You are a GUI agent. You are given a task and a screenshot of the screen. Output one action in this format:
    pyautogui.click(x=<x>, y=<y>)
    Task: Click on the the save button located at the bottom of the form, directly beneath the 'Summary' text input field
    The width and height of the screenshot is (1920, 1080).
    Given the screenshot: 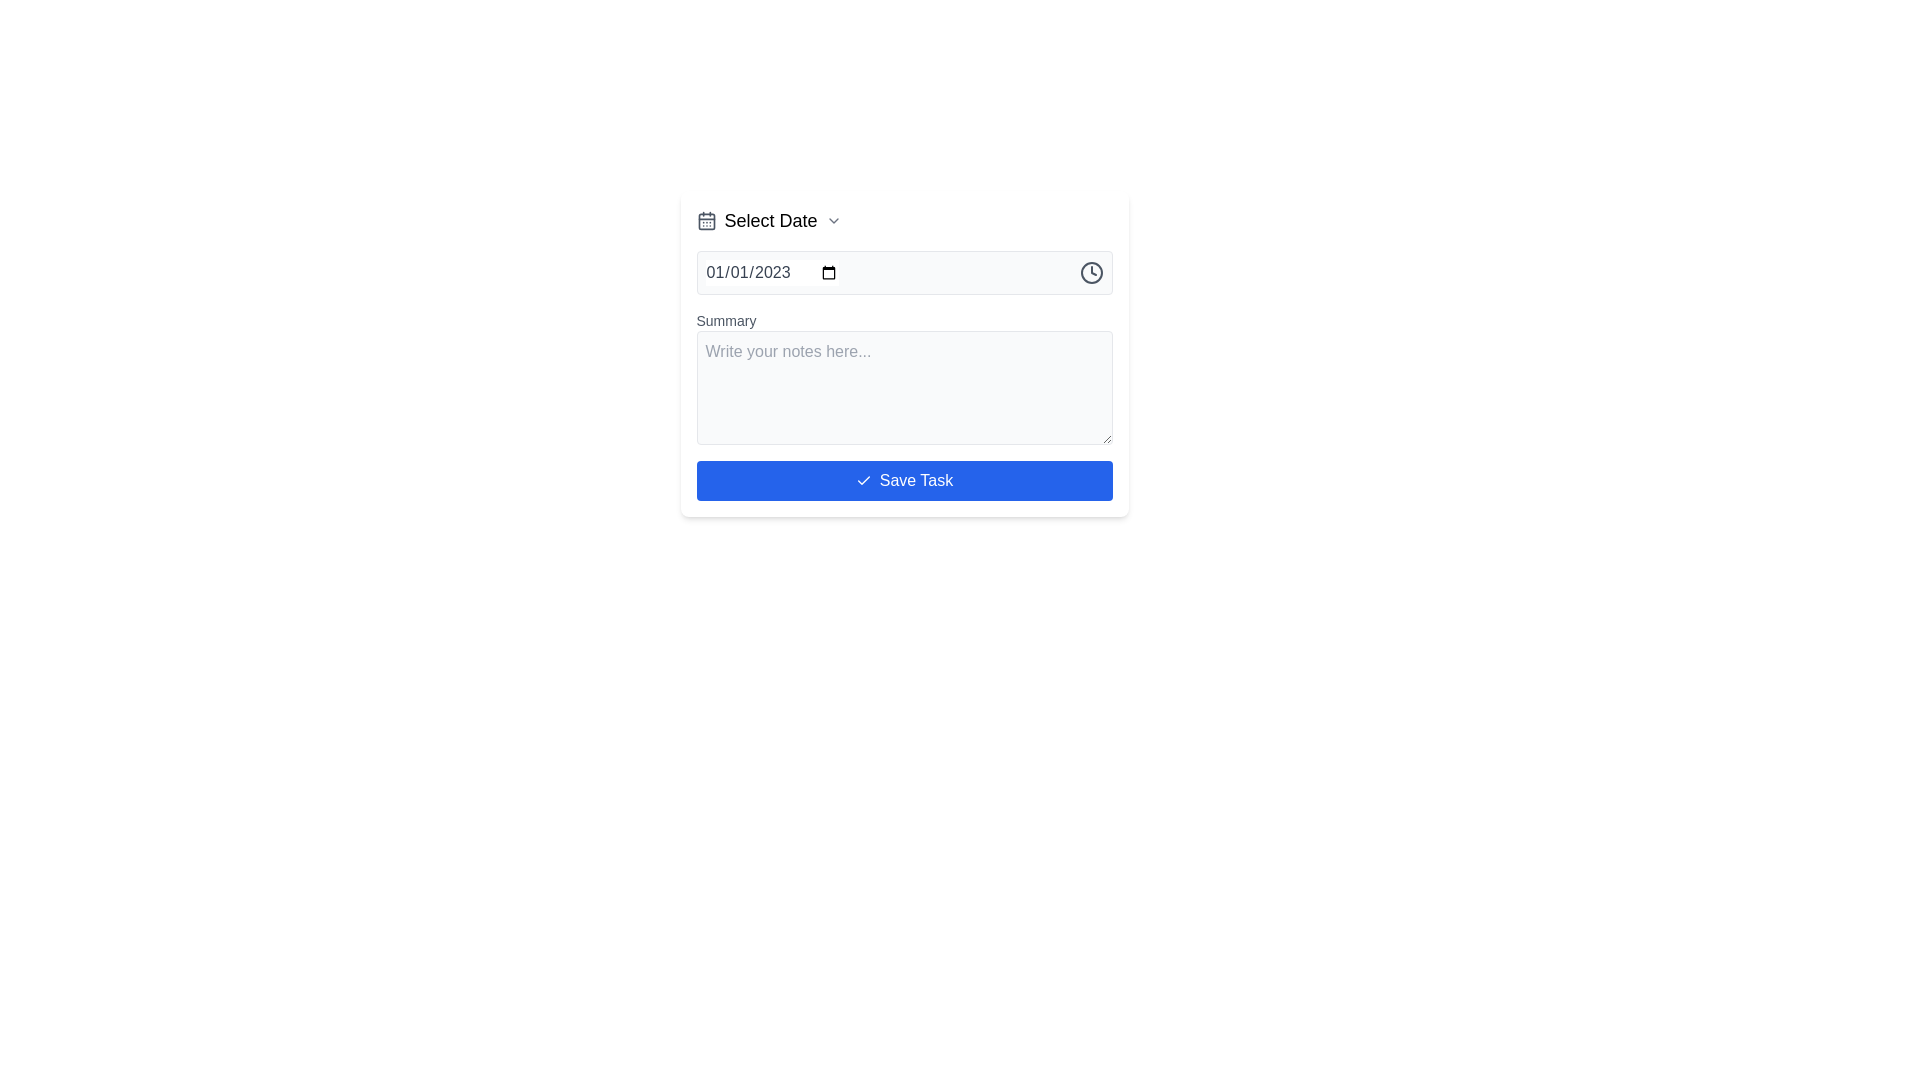 What is the action you would take?
    pyautogui.click(x=903, y=481)
    